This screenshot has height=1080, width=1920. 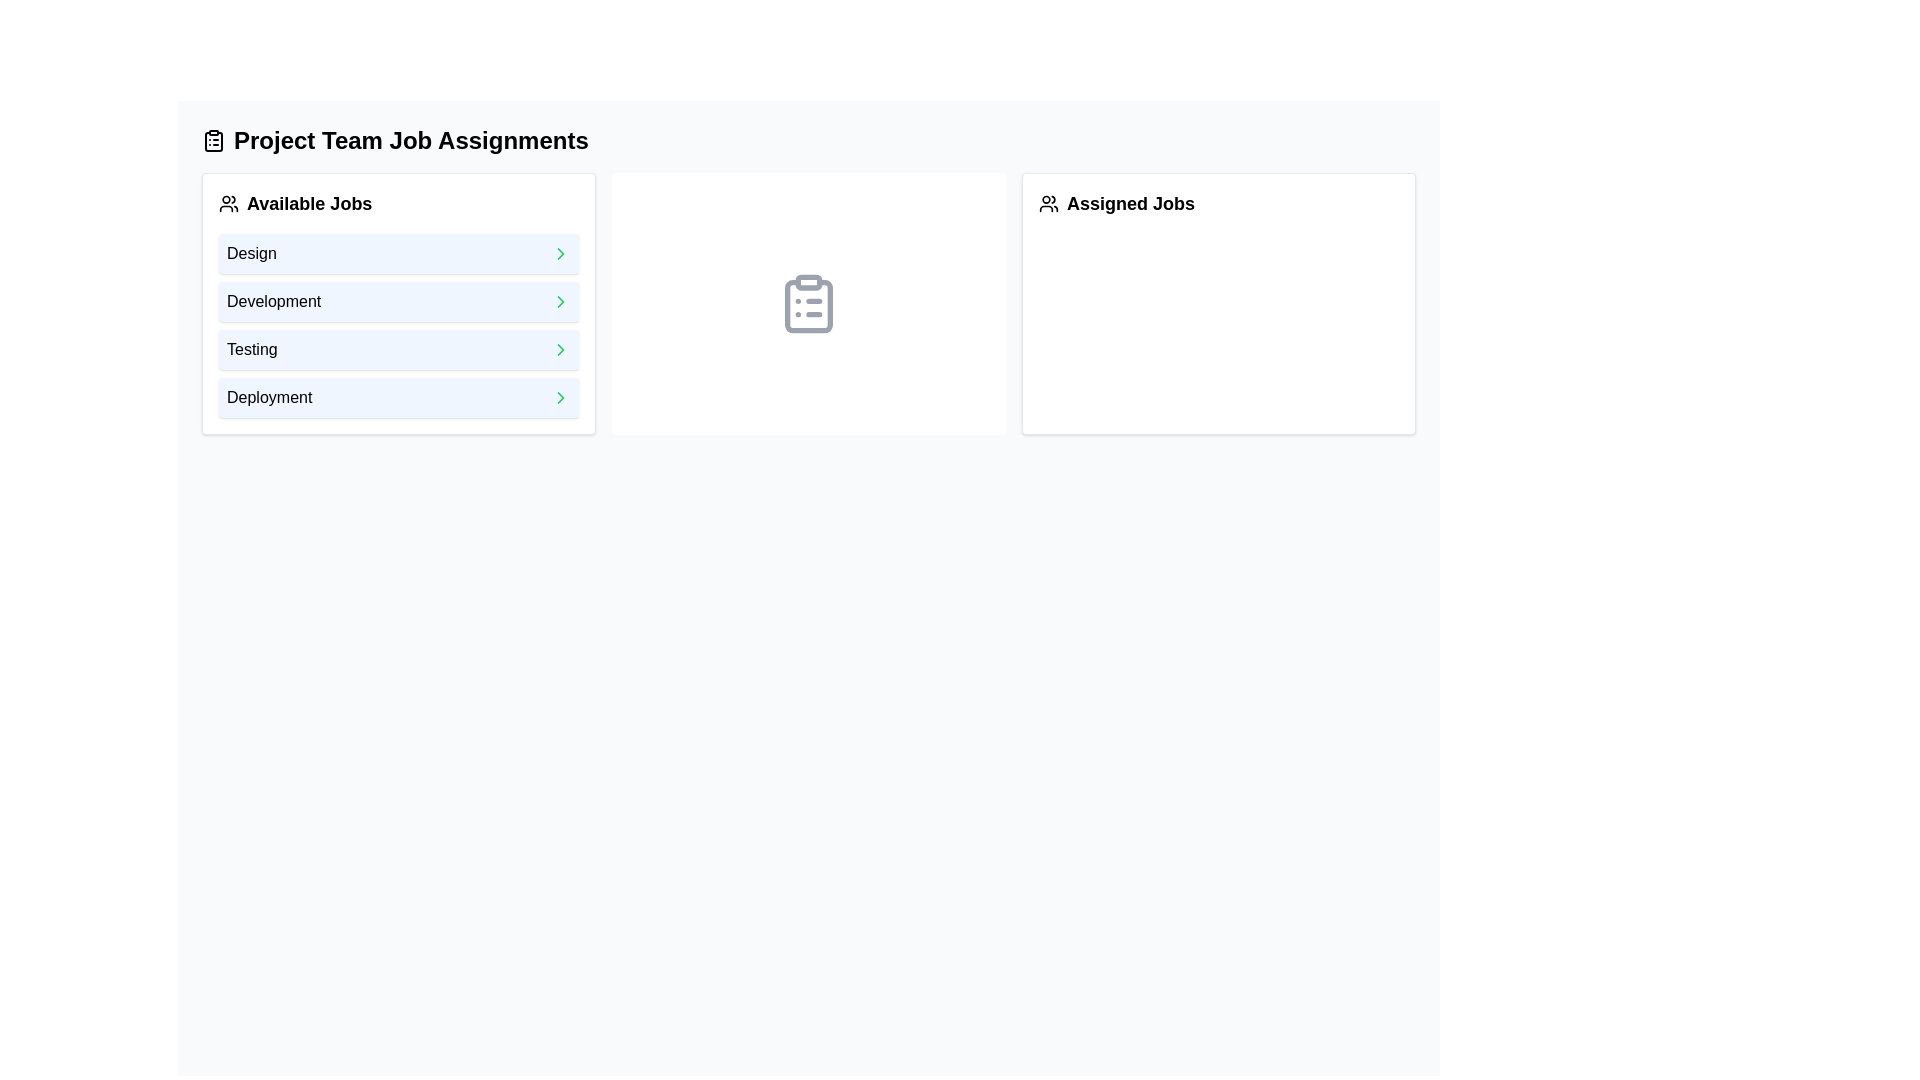 I want to click on the clipboard icon that is located to the left of the header text 'Project Team Job Assignments', so click(x=214, y=140).